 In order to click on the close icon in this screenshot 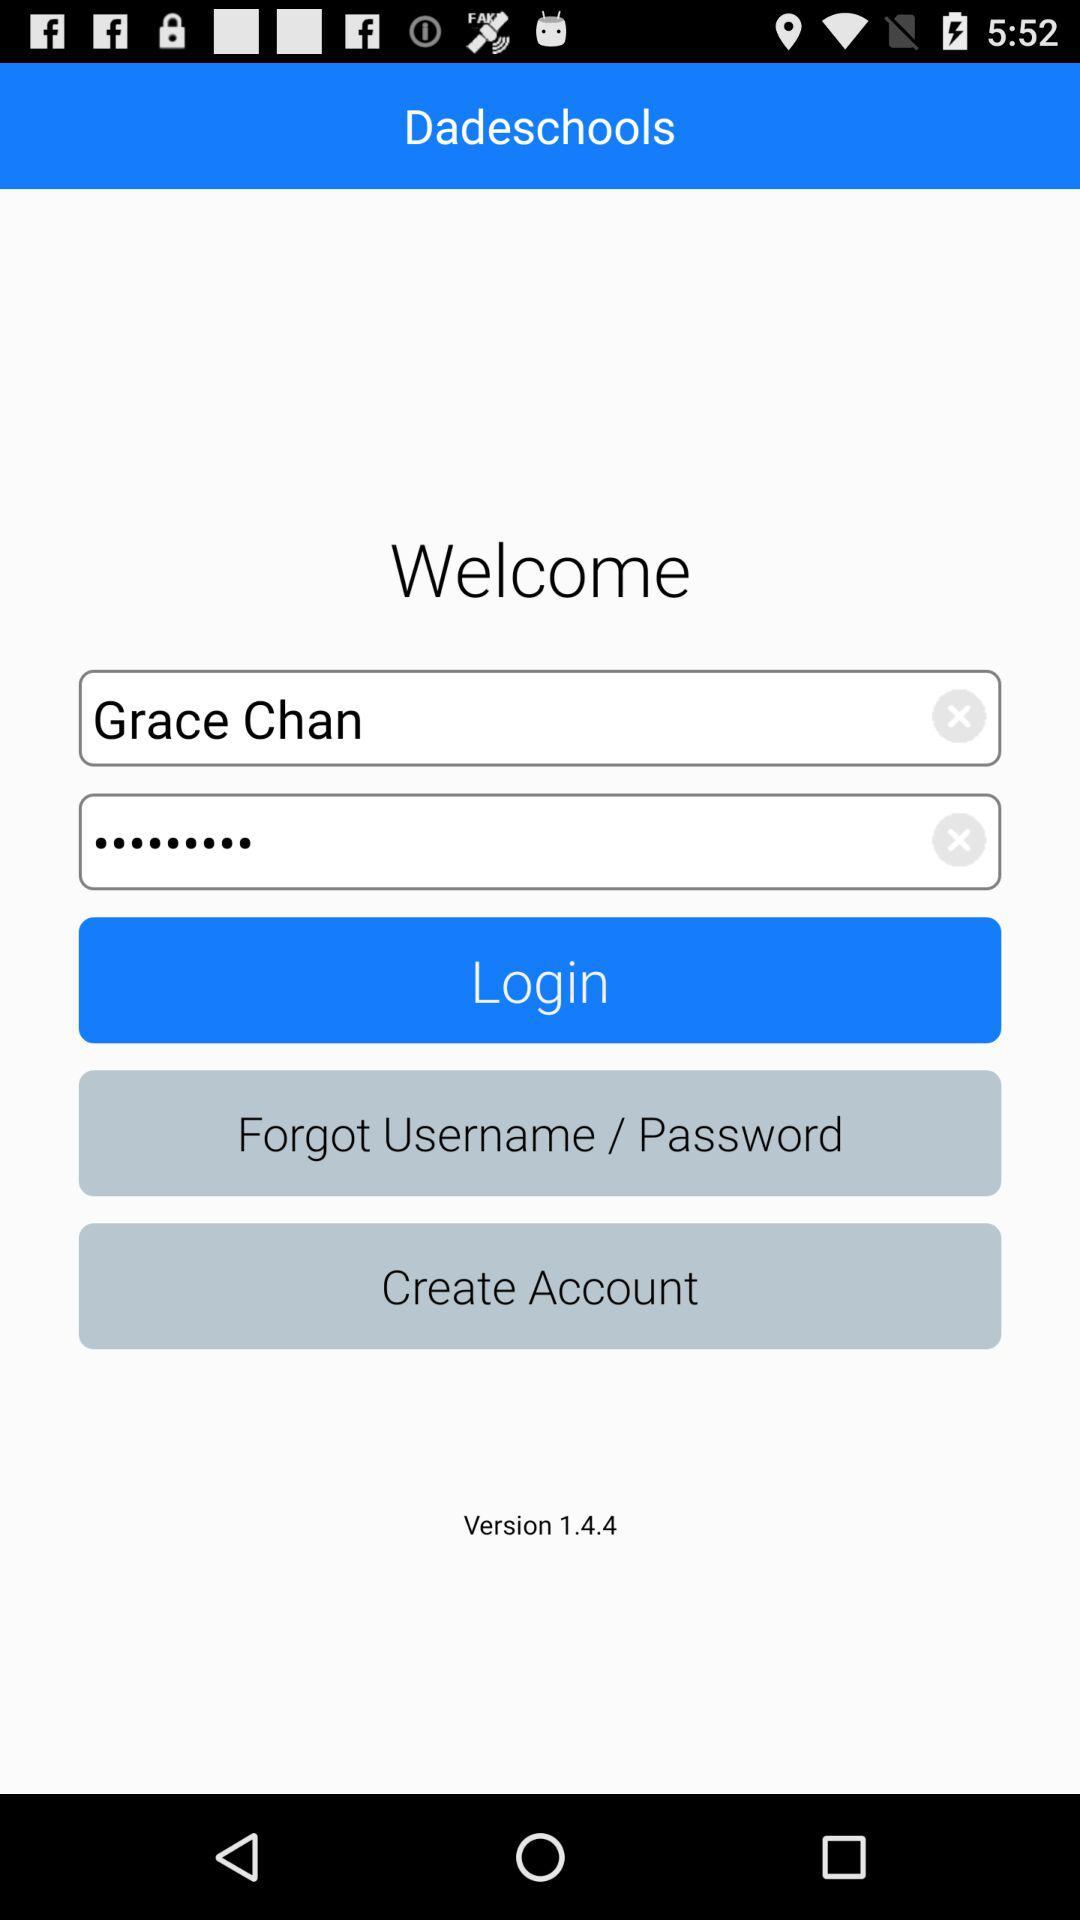, I will do `click(947, 900)`.